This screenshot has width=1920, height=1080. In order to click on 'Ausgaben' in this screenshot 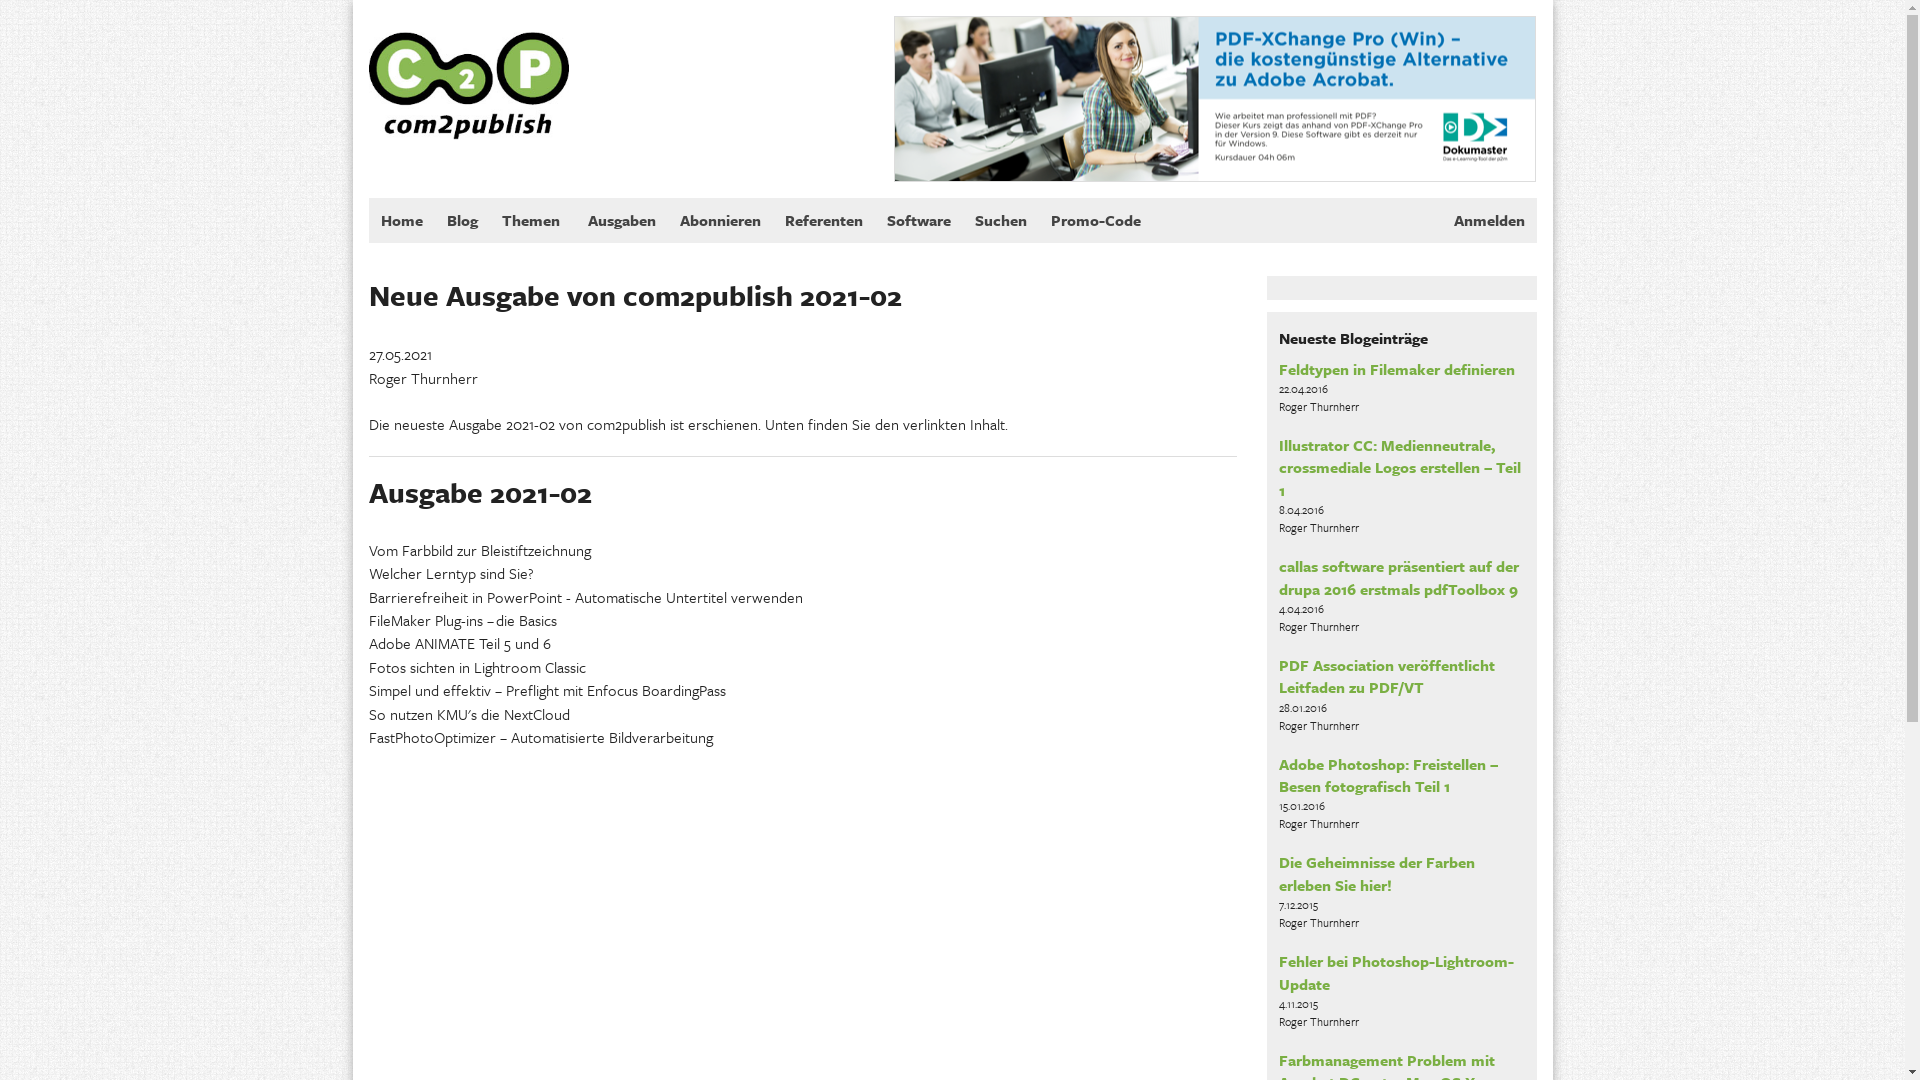, I will do `click(621, 220)`.